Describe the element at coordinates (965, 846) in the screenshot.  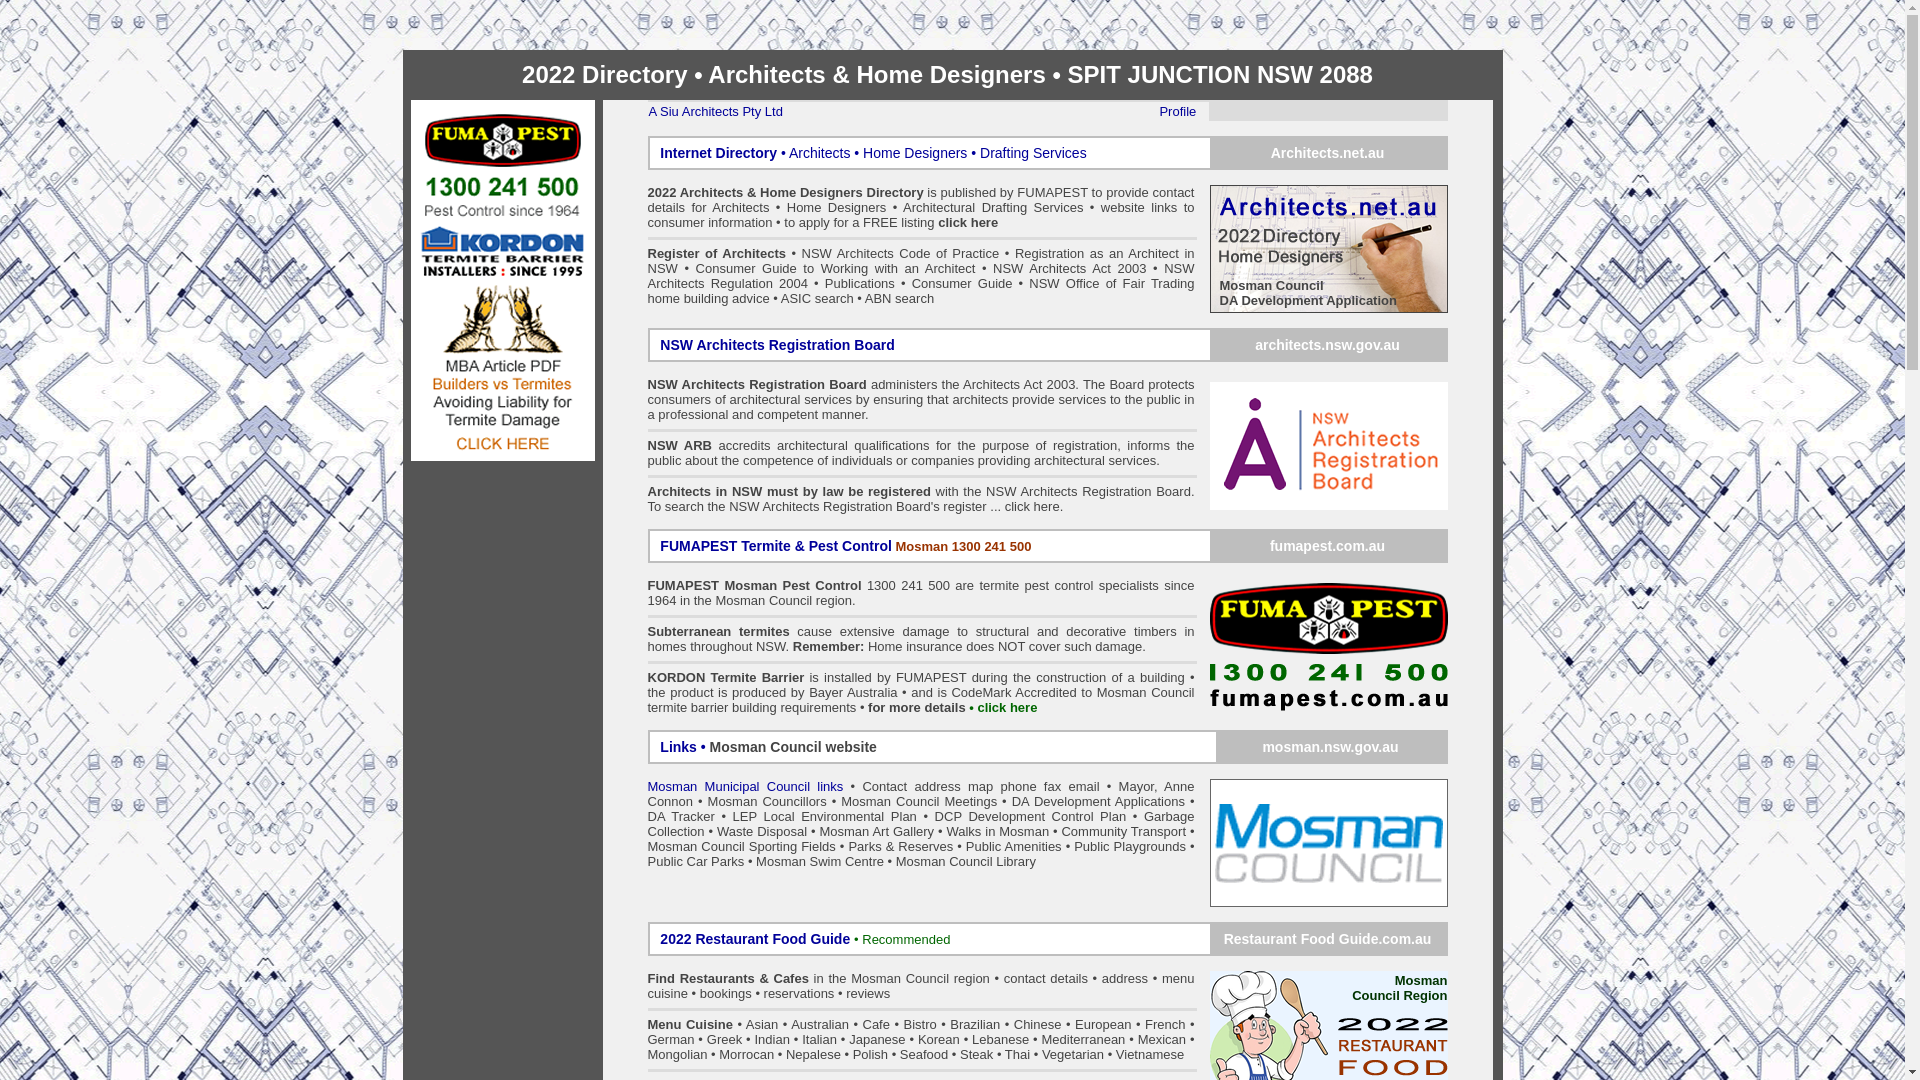
I see `'Public Amenities'` at that location.